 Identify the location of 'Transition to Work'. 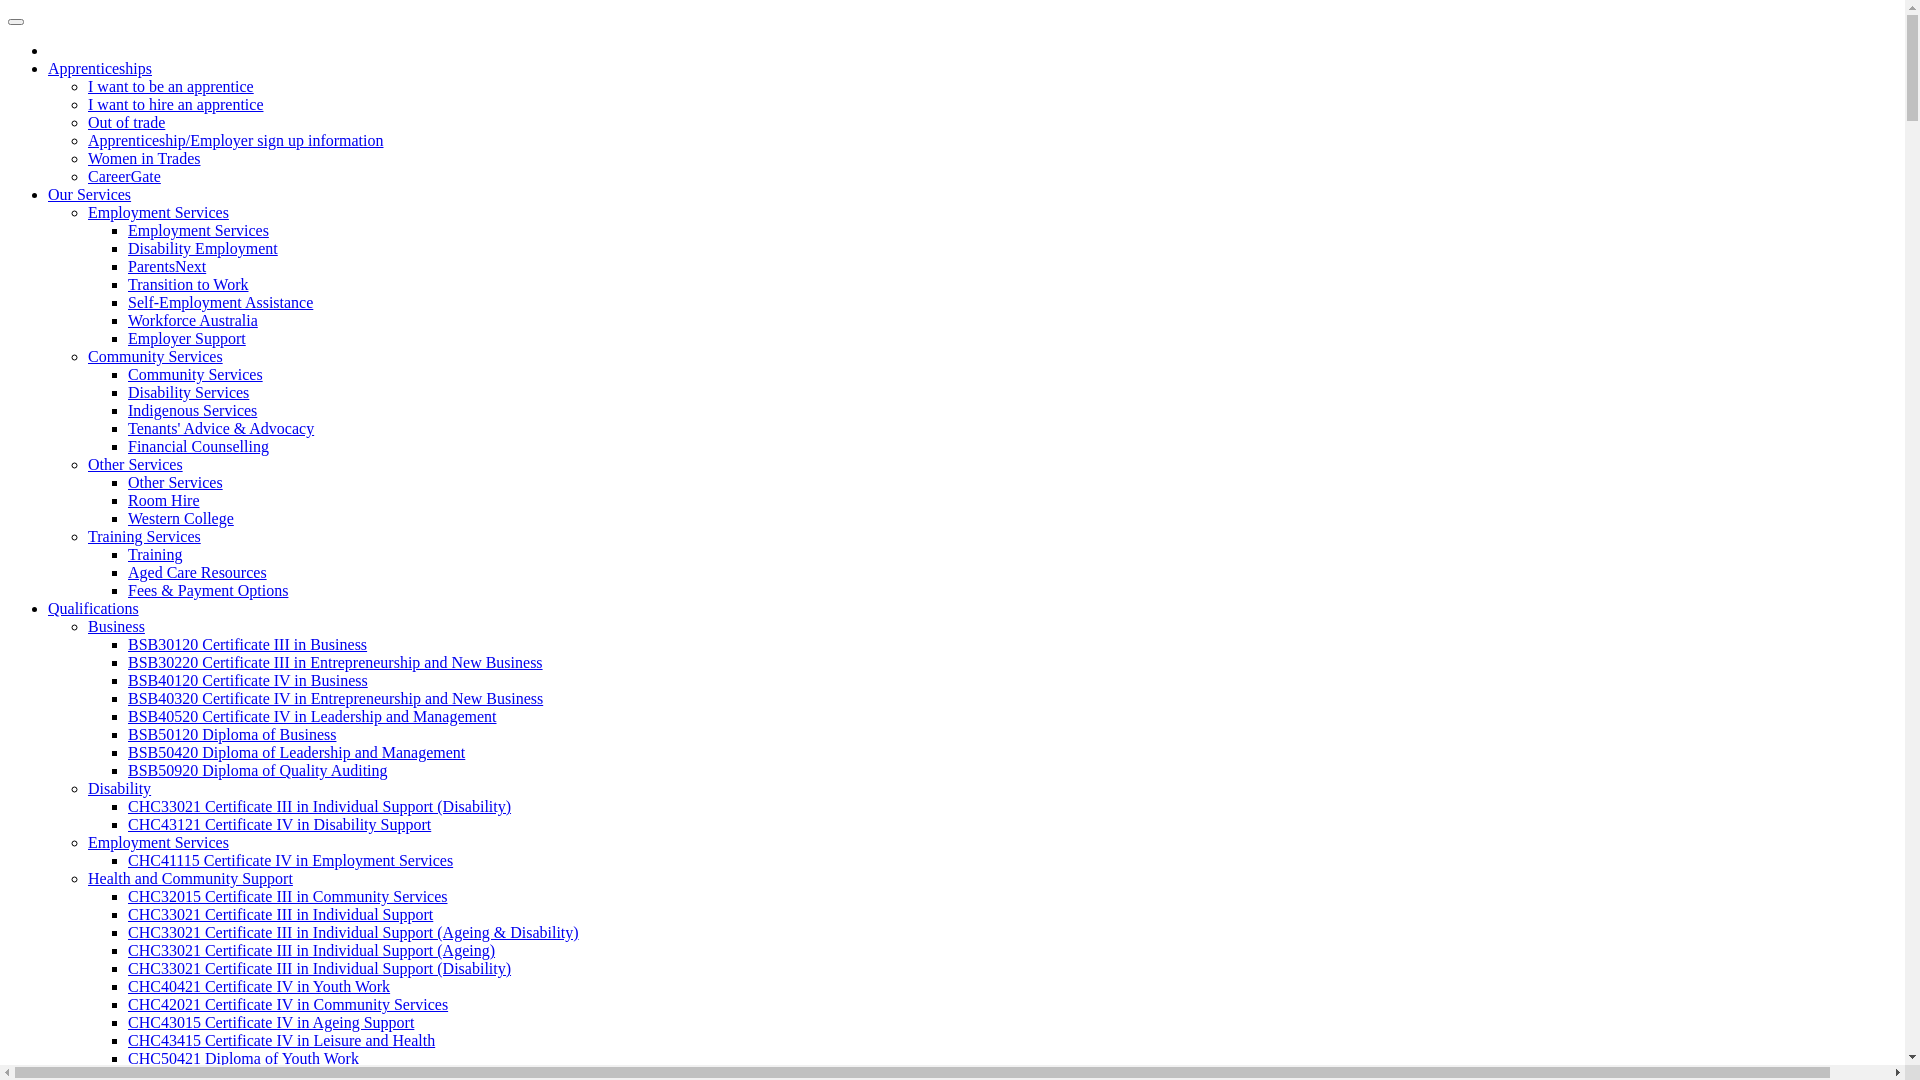
(188, 284).